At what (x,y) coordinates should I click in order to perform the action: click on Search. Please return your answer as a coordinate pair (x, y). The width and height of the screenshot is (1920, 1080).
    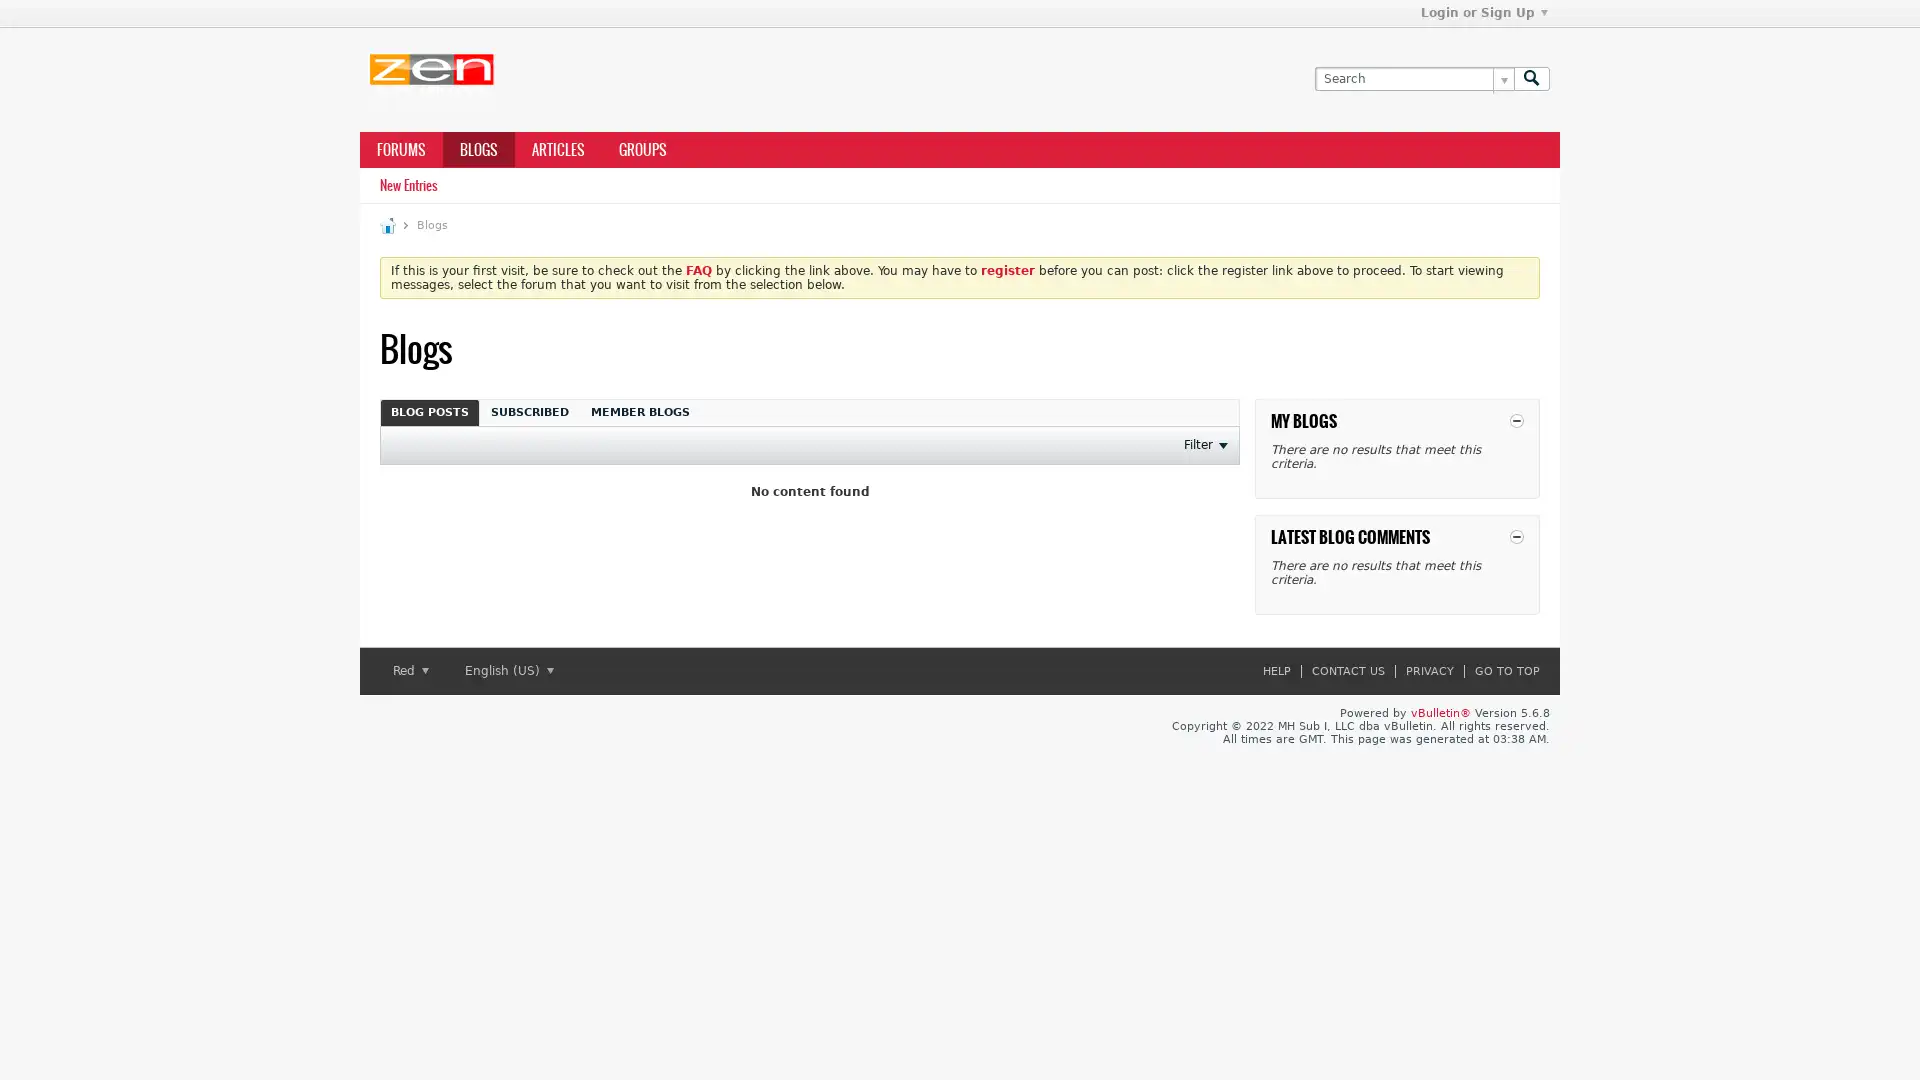
    Looking at the image, I should click on (1530, 77).